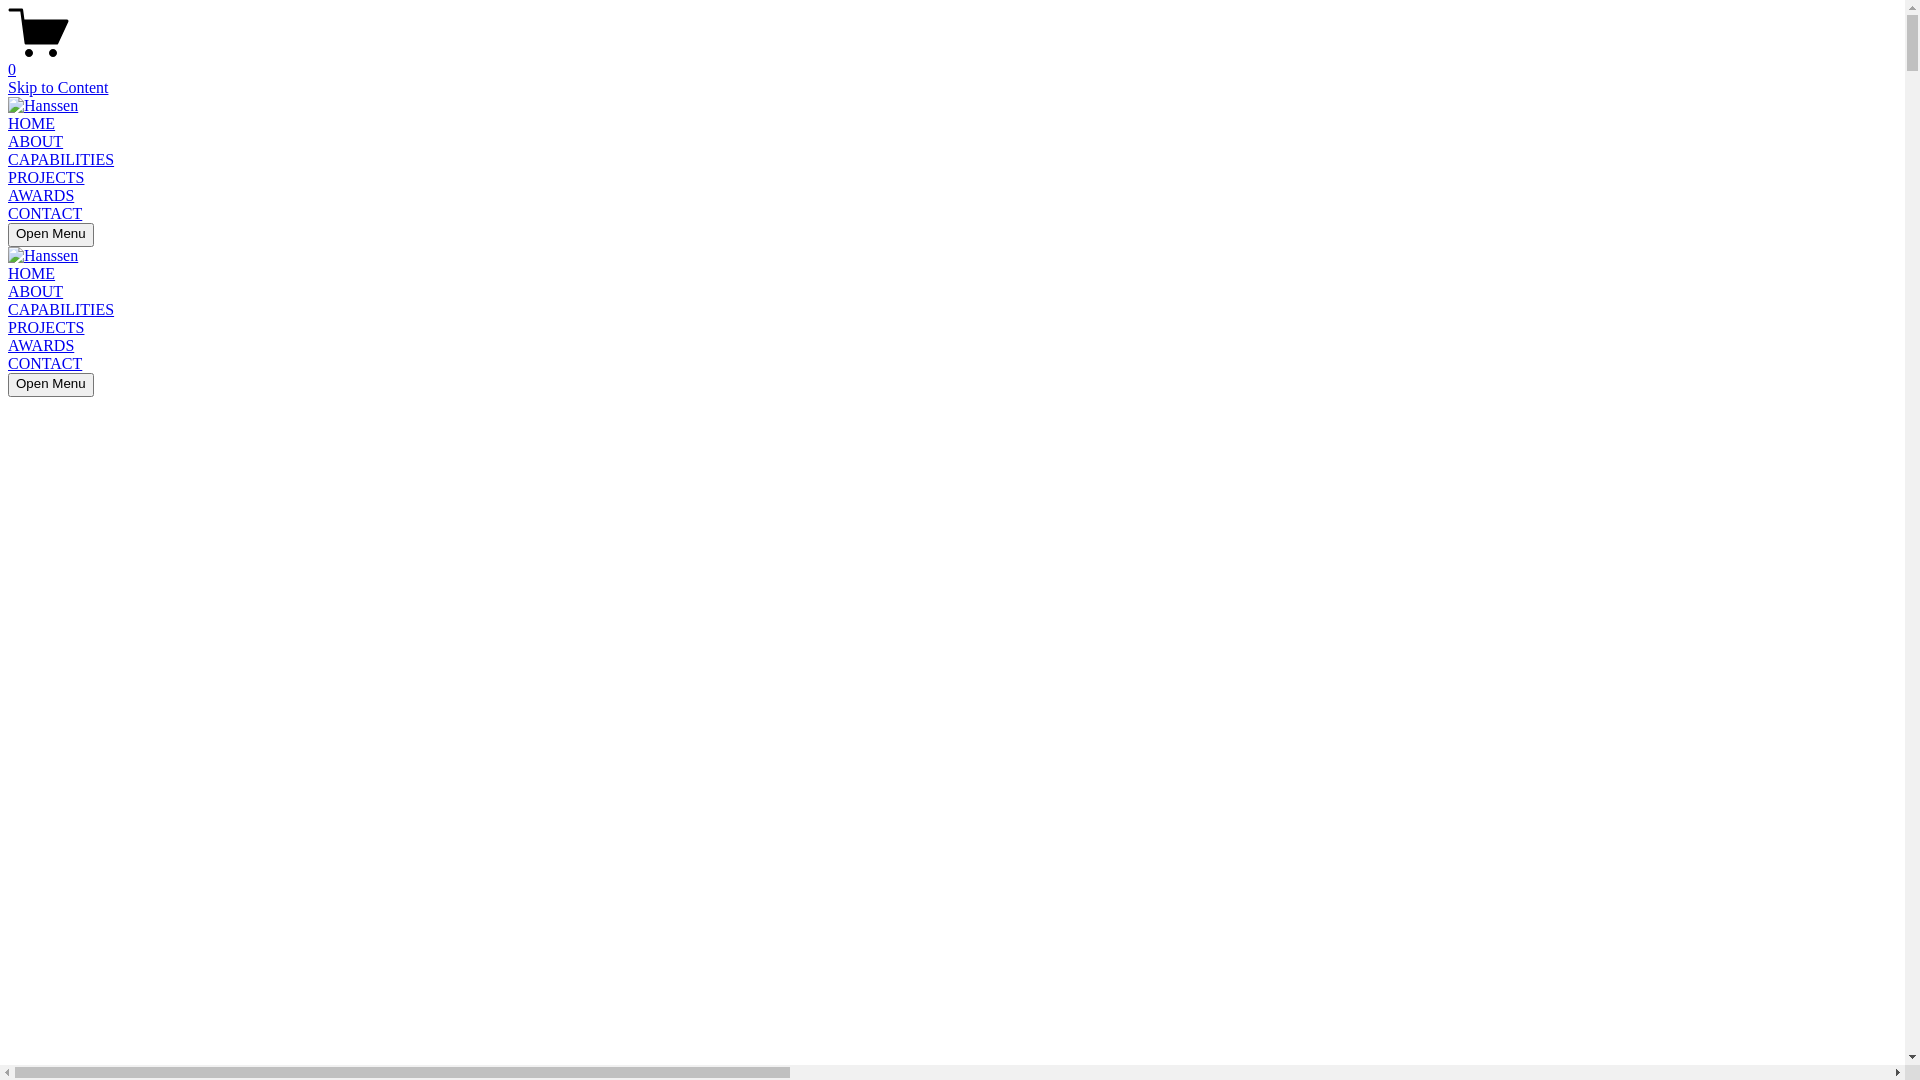 The height and width of the screenshot is (1080, 1920). What do you see at coordinates (46, 326) in the screenshot?
I see `'PROJECTS'` at bounding box center [46, 326].